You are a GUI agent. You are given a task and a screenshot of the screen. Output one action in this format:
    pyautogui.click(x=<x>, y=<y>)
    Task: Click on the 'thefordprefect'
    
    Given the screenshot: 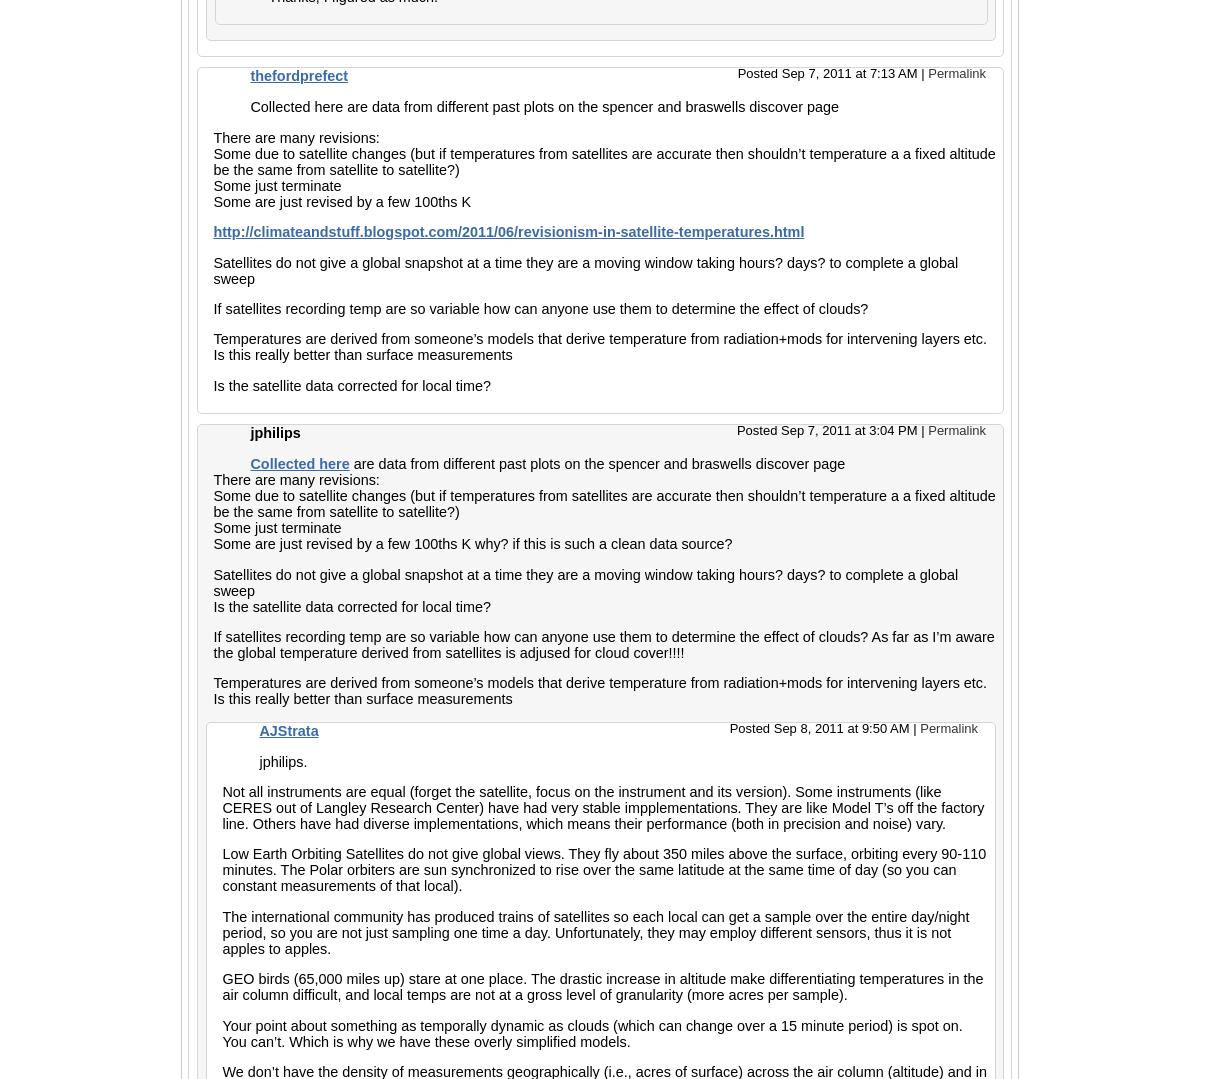 What is the action you would take?
    pyautogui.click(x=250, y=74)
    